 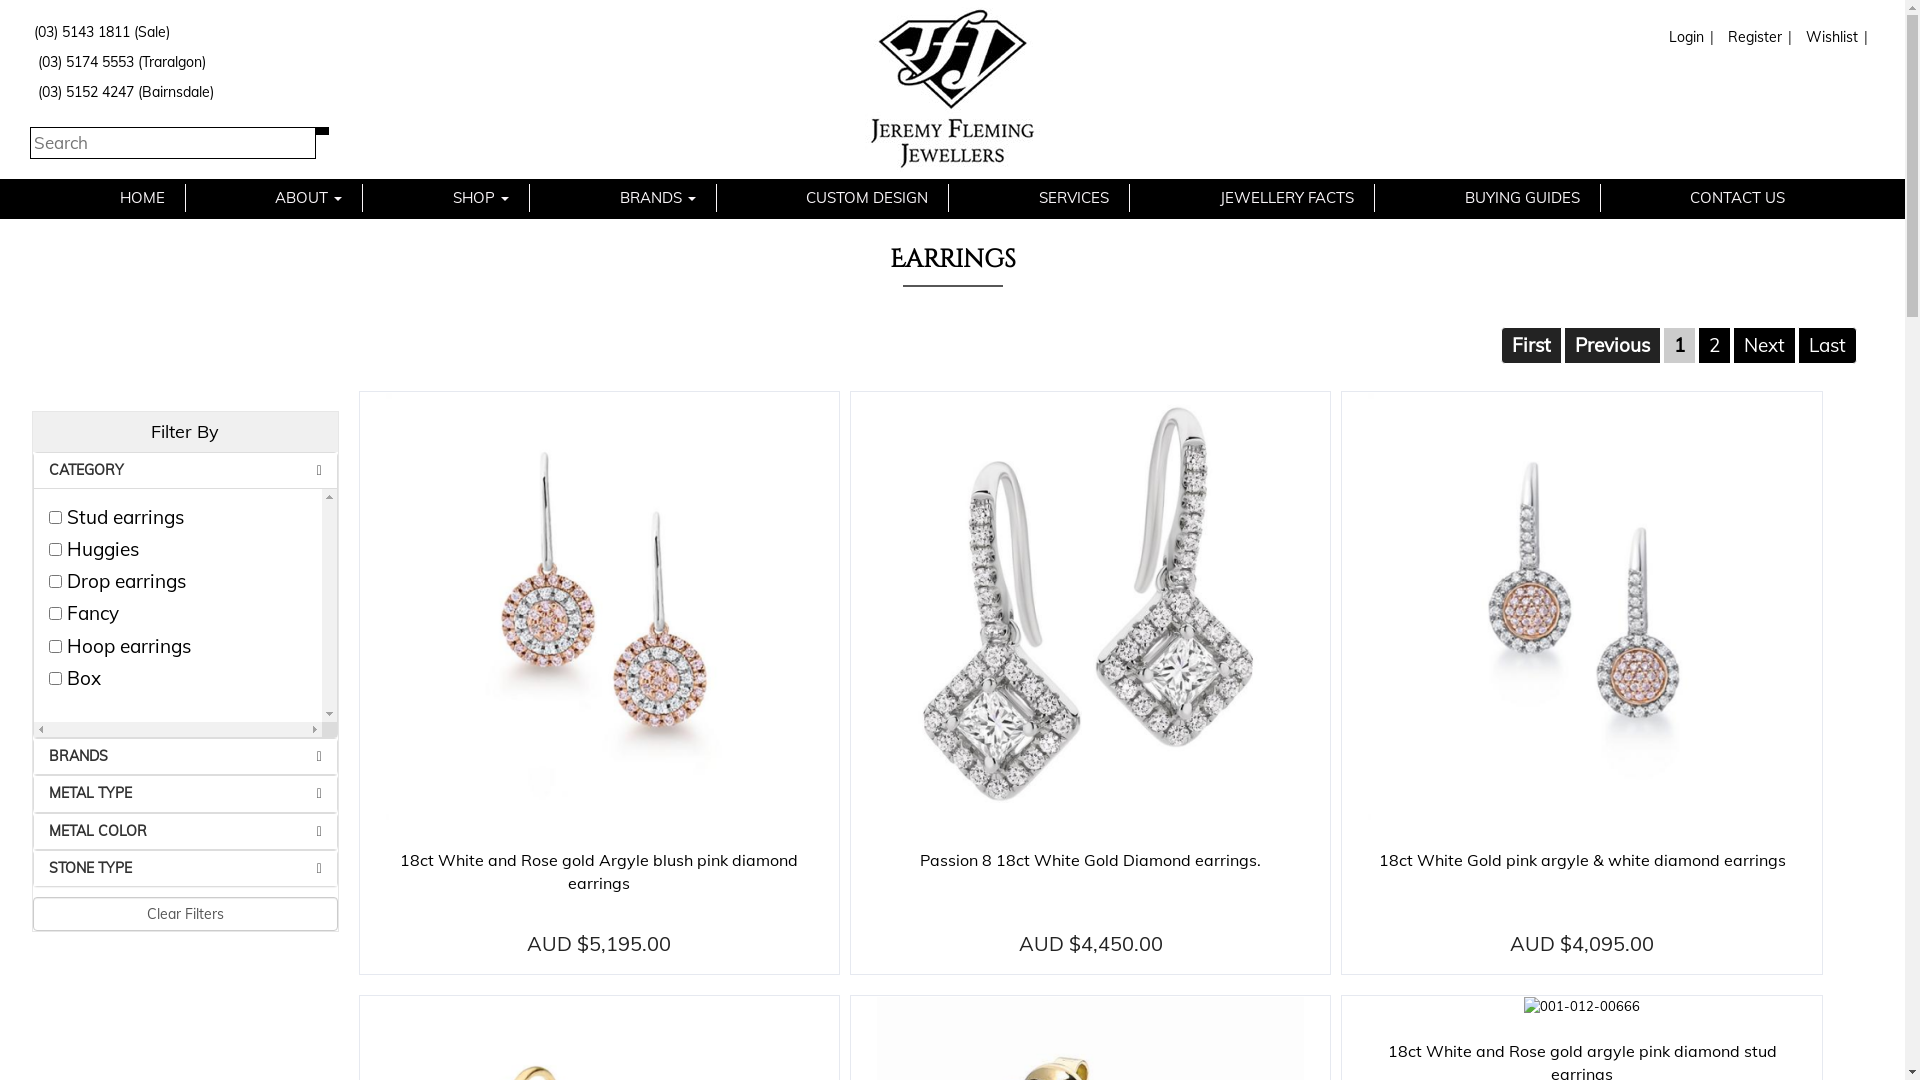 I want to click on 'Previous', so click(x=1612, y=343).